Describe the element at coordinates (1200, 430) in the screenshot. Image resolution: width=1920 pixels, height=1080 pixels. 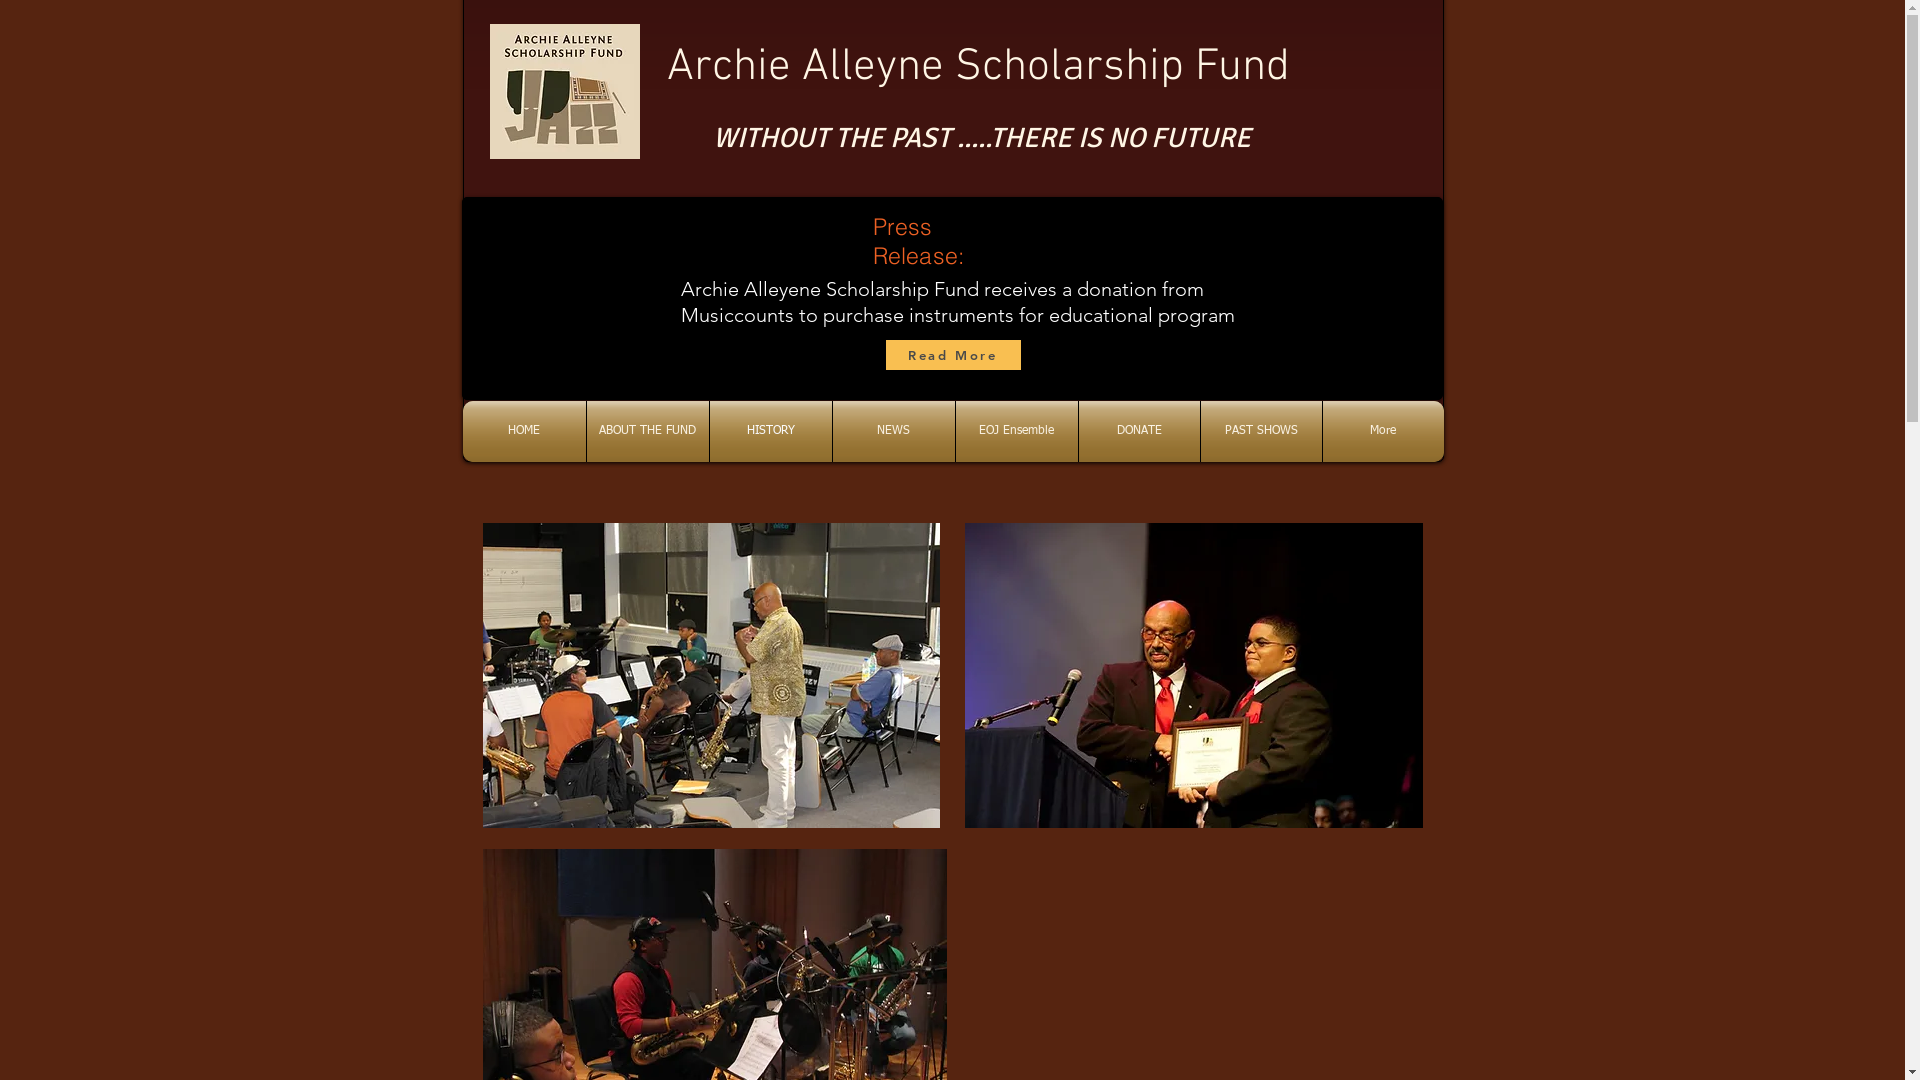
I see `'PAST SHOWS'` at that location.